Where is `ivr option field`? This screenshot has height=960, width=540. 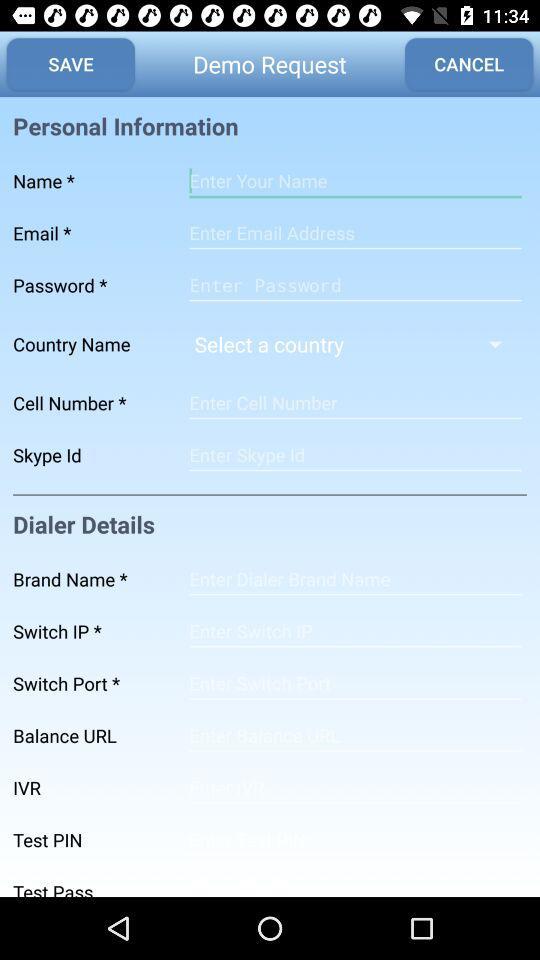
ivr option field is located at coordinates (354, 788).